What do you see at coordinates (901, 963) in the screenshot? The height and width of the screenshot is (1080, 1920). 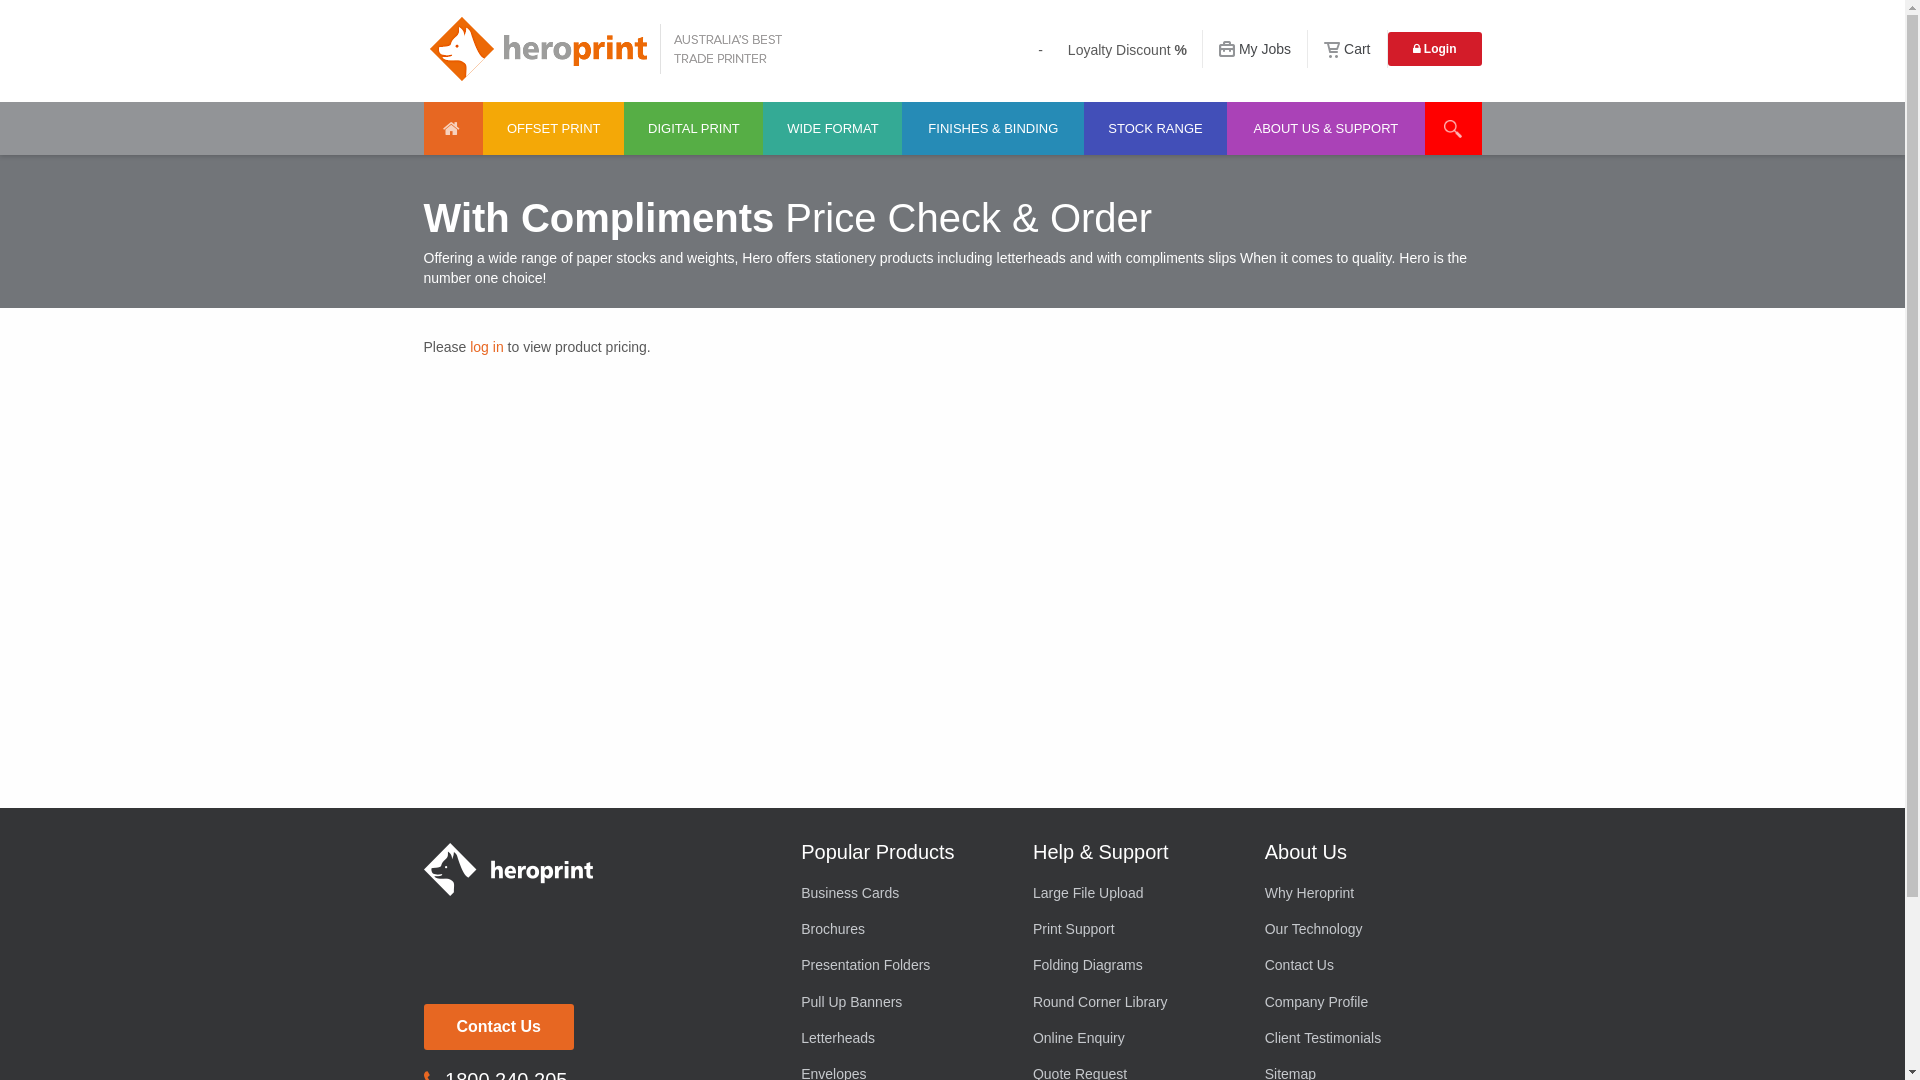 I see `'Presentation Folders'` at bounding box center [901, 963].